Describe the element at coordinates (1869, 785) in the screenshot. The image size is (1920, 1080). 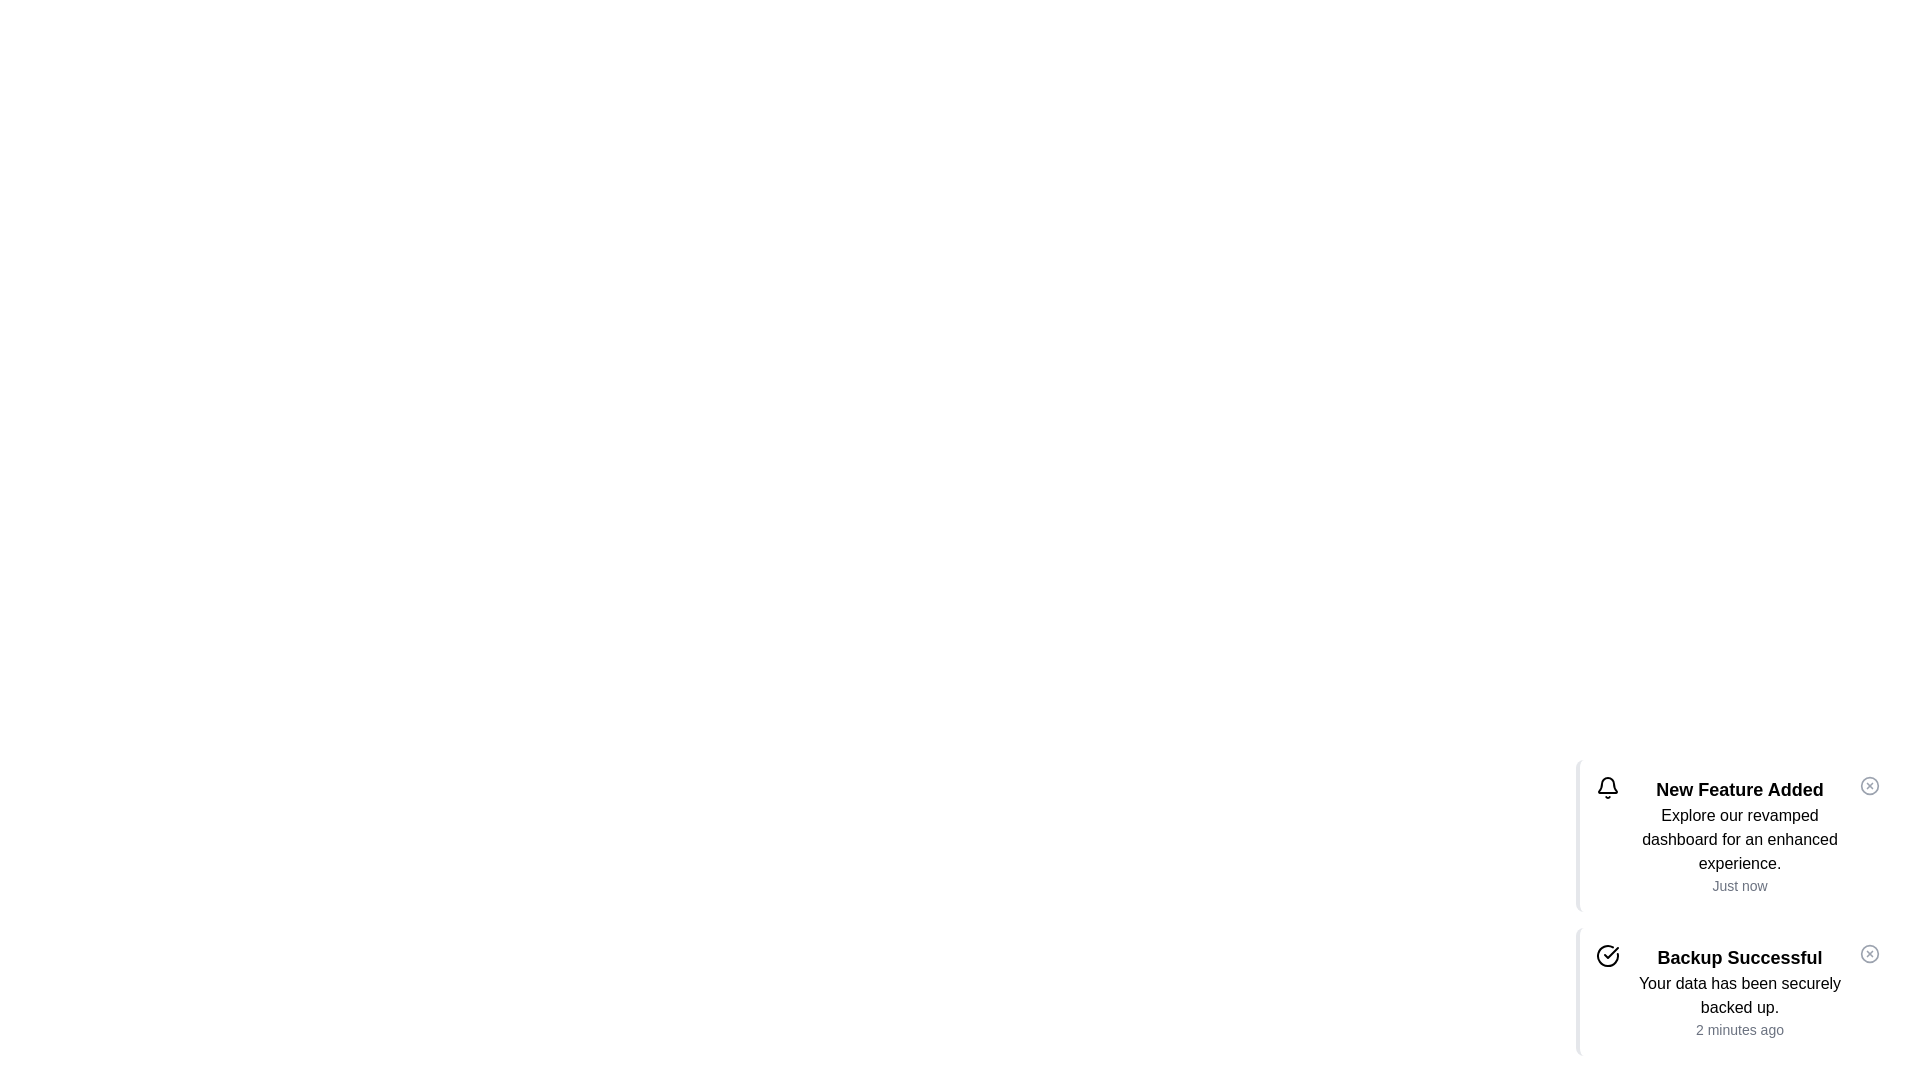
I see `the close button of the notification to dismiss it` at that location.